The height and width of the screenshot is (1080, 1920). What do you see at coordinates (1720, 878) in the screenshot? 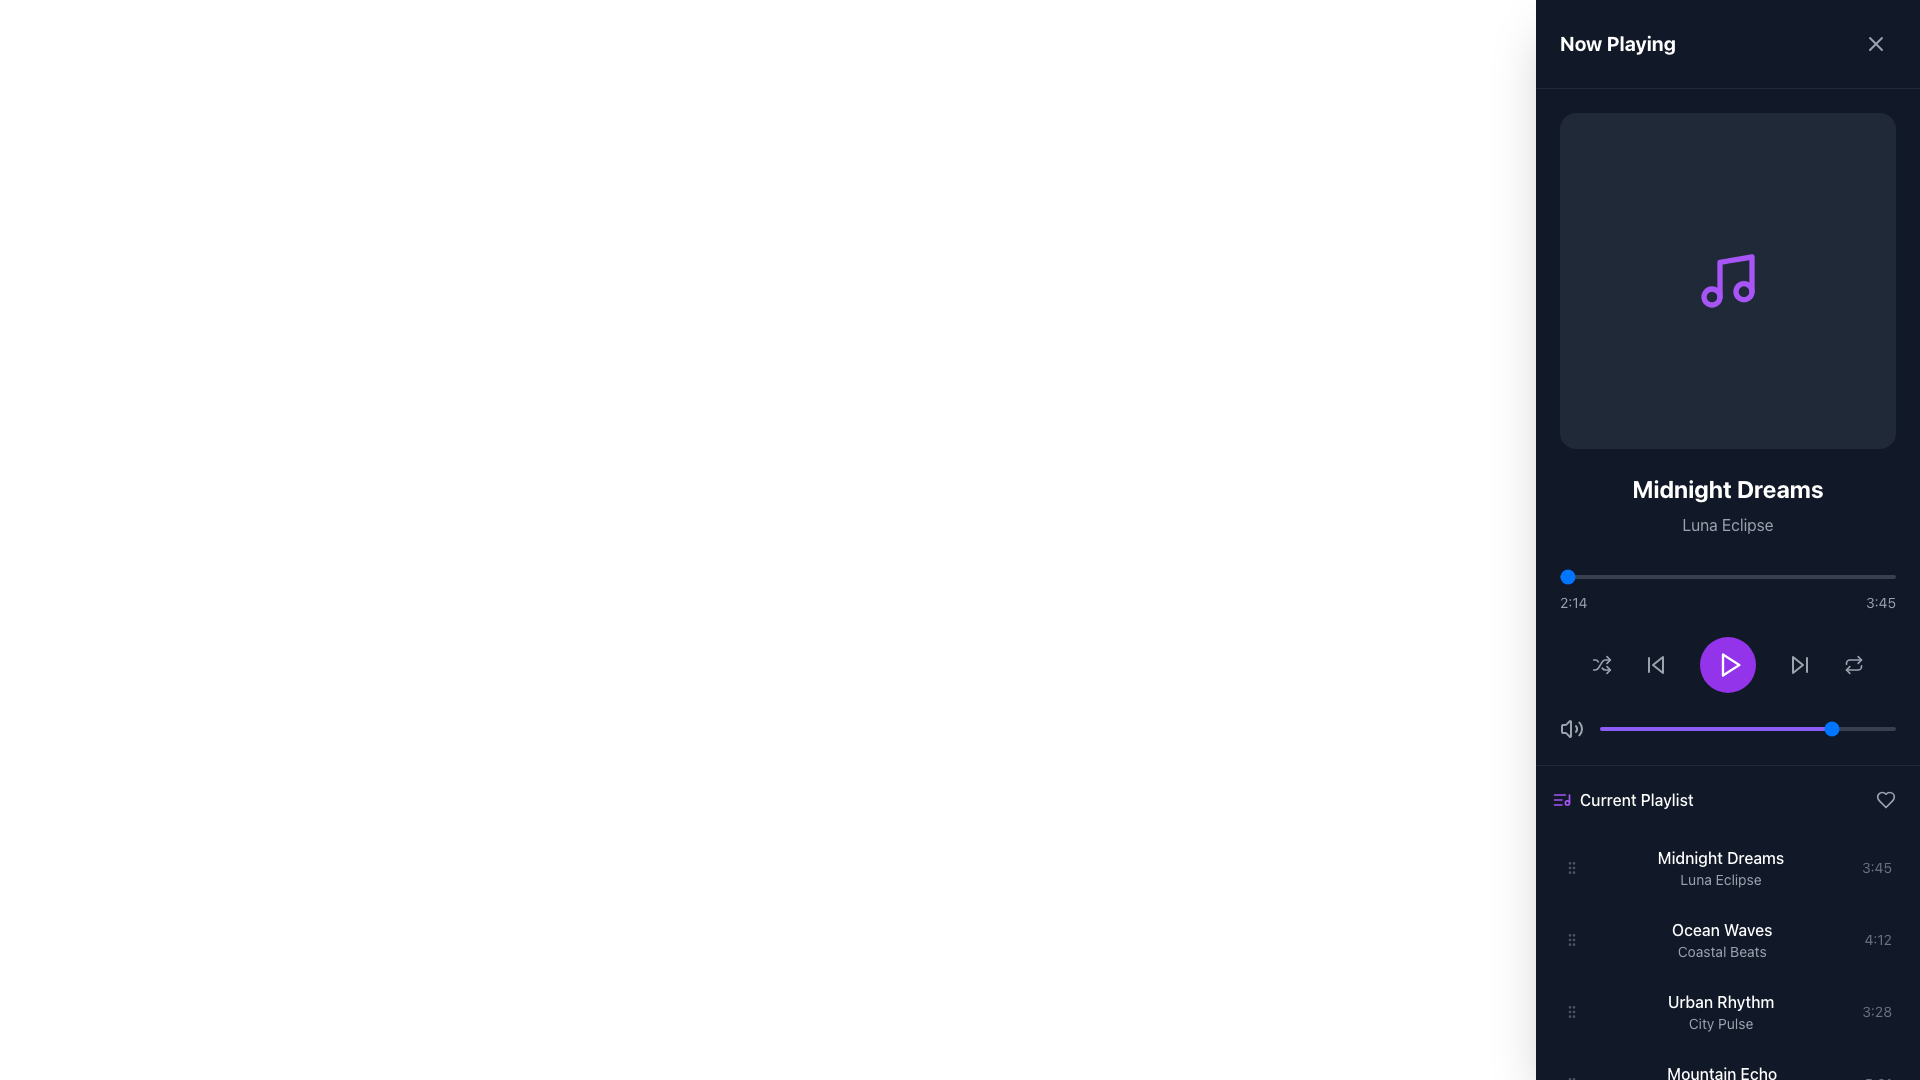
I see `the playlist item labeled 'Luna Eclipse', which is a gray-colored subtitle text positioned below 'Midnight Dreams' in the current playlist section` at bounding box center [1720, 878].